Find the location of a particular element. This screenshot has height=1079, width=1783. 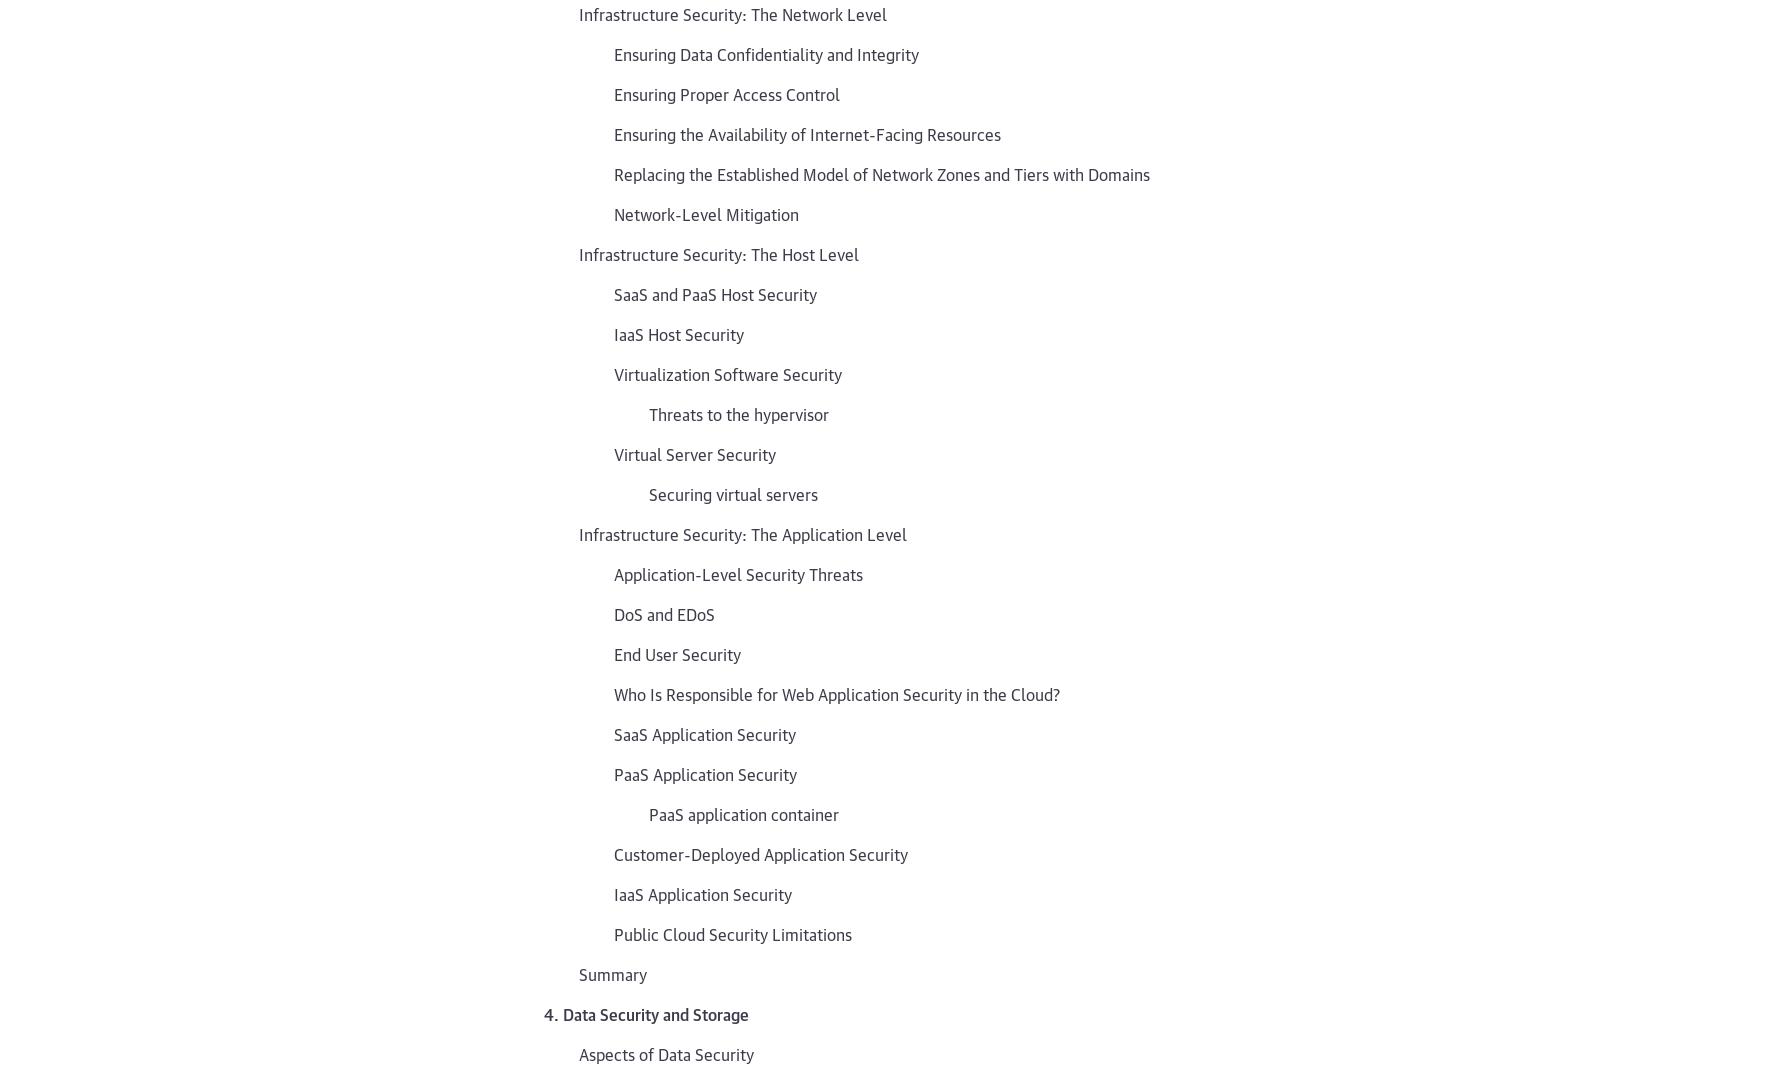

'PaaS Application Security' is located at coordinates (704, 772).